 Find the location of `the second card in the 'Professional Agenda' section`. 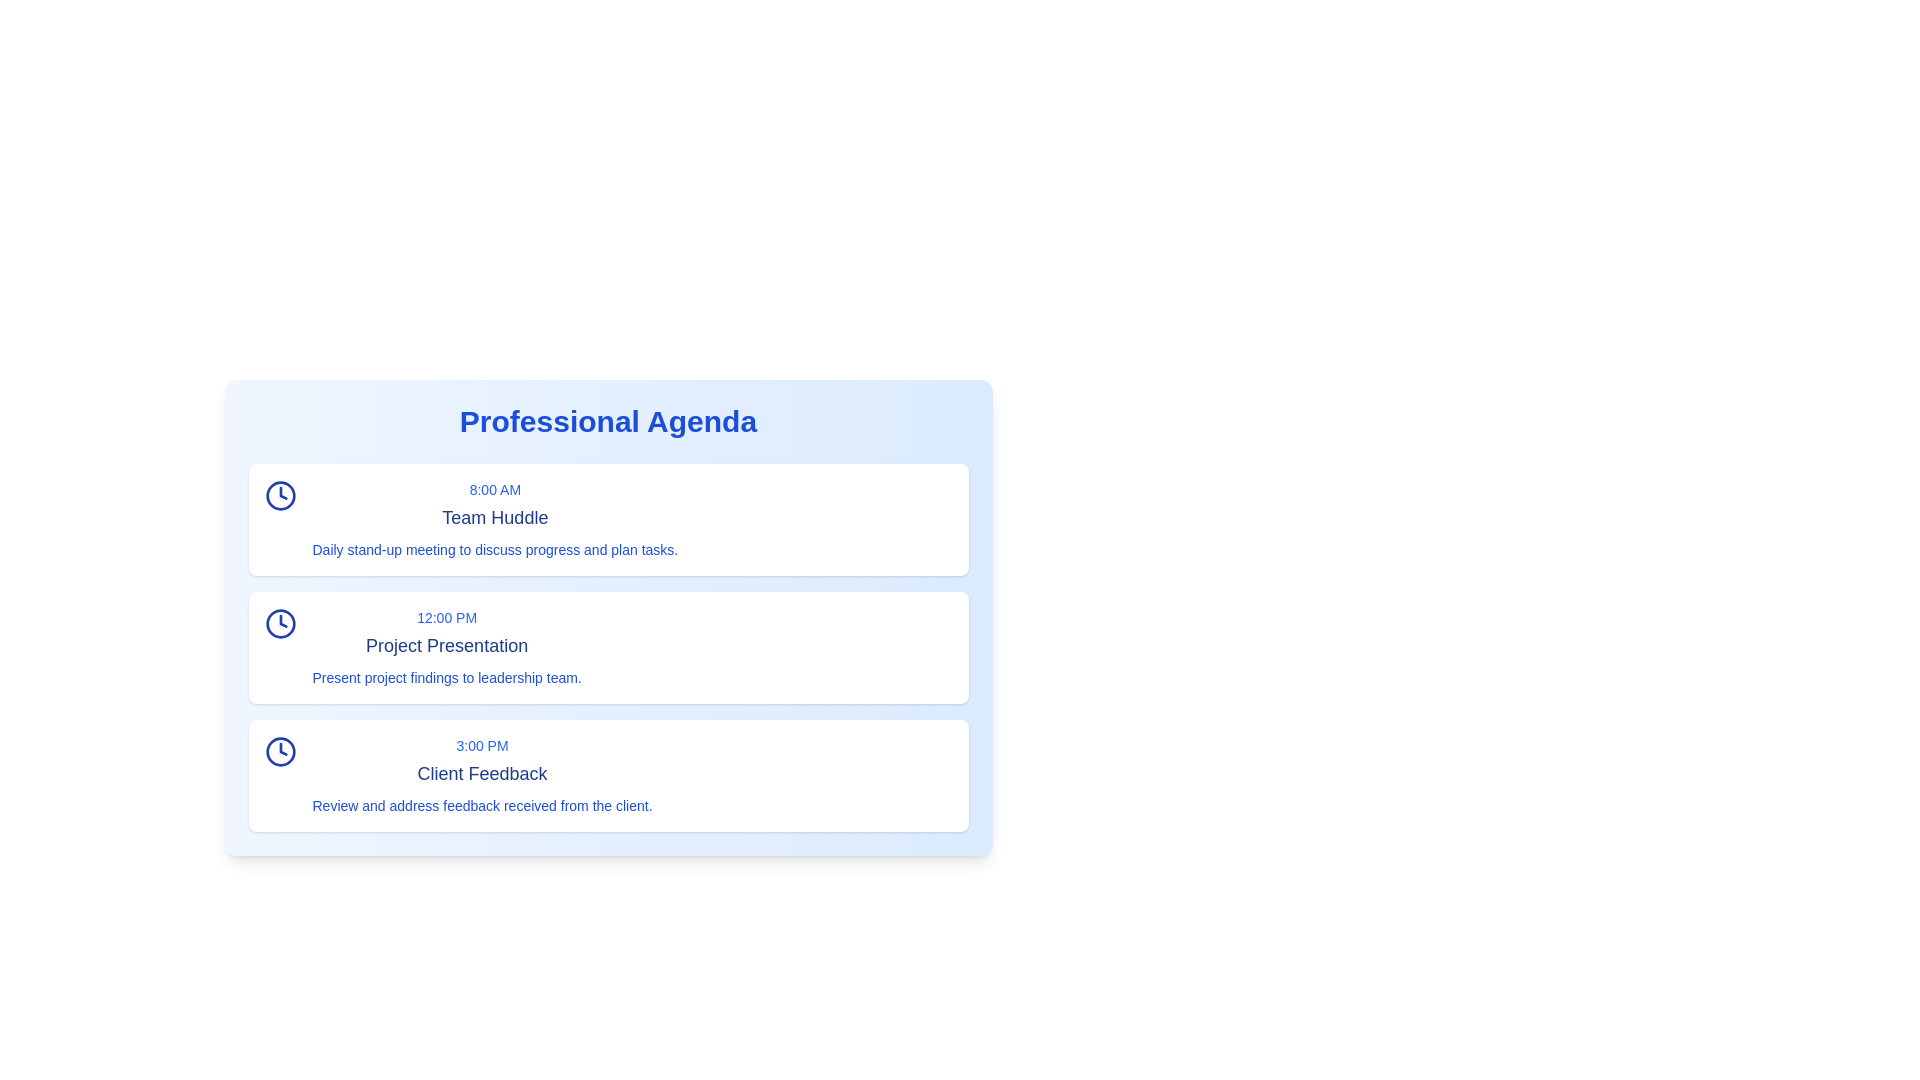

the second card in the 'Professional Agenda' section is located at coordinates (607, 648).